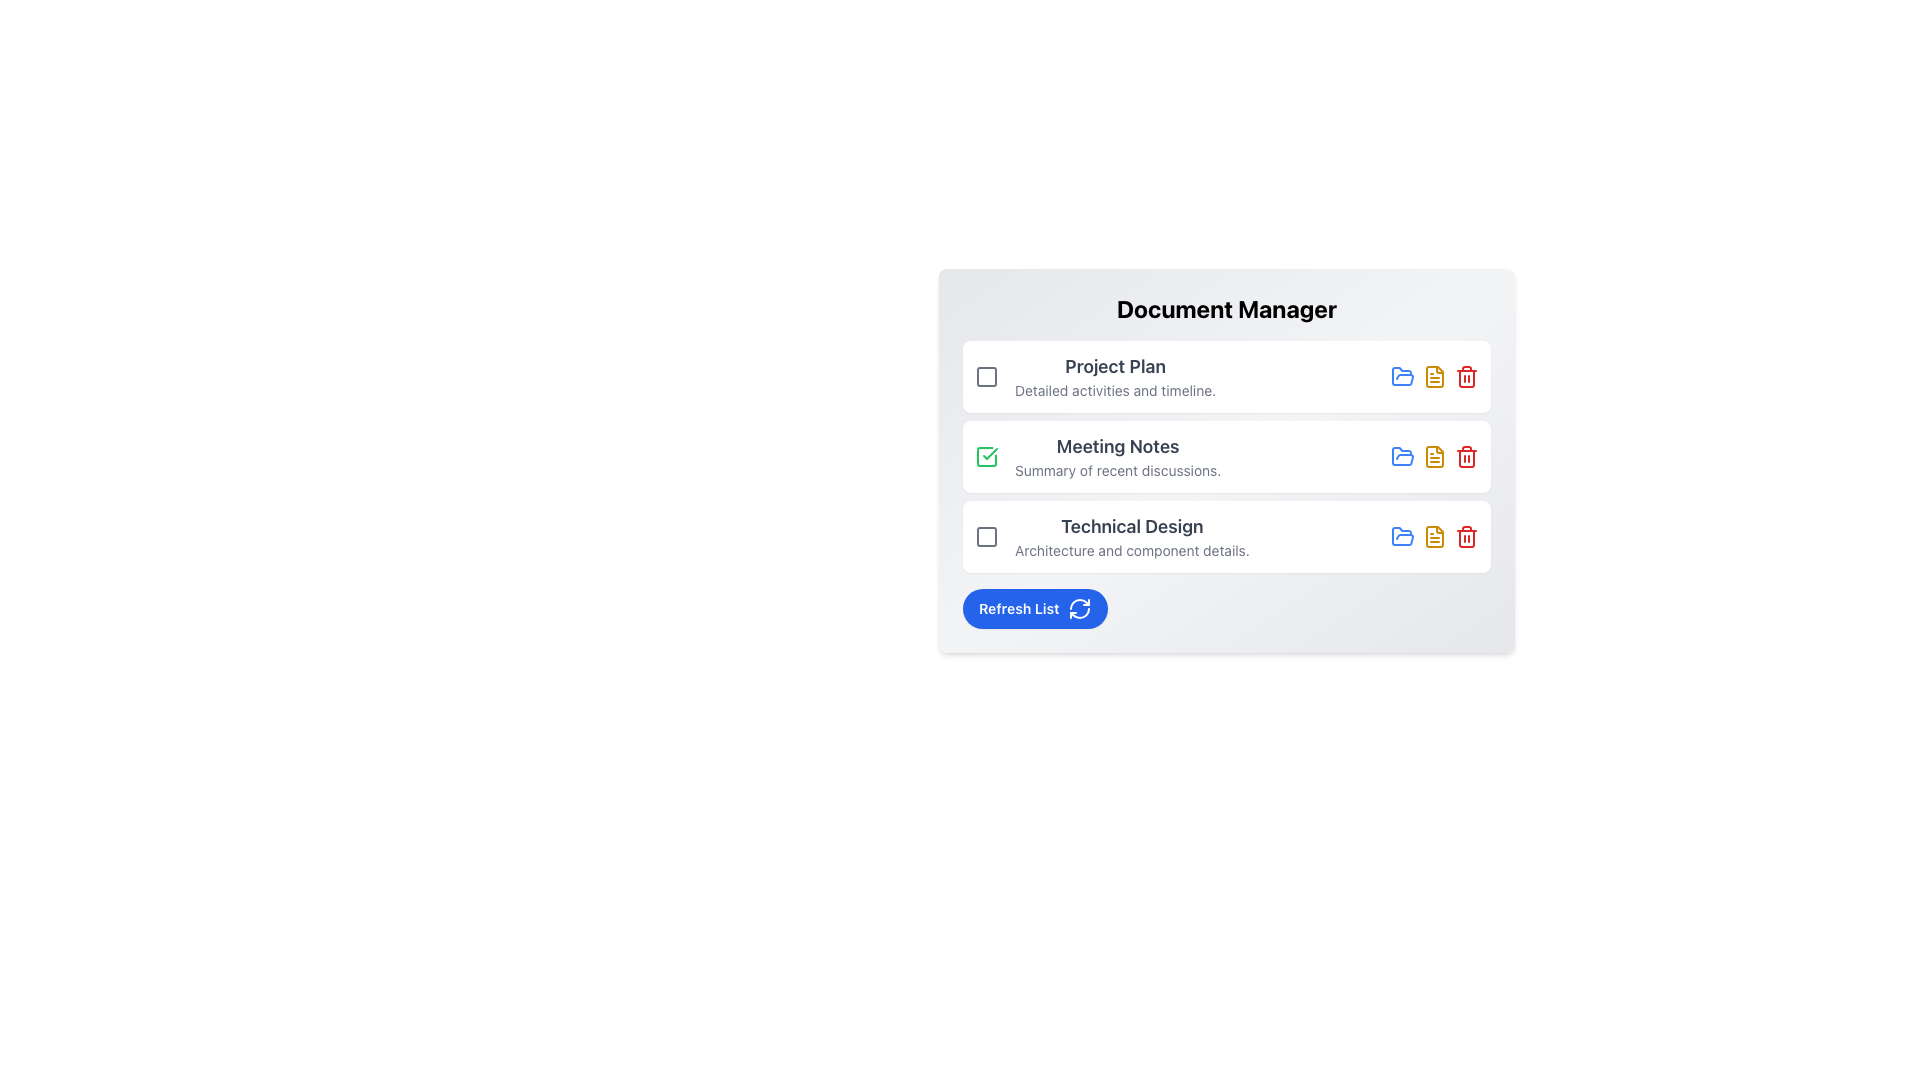 The image size is (1920, 1080). What do you see at coordinates (1094, 377) in the screenshot?
I see `descriptive label text for the task titled 'Project Plan' located in the Document Manager section, which is the leftmost element of the top item in a vertical list` at bounding box center [1094, 377].